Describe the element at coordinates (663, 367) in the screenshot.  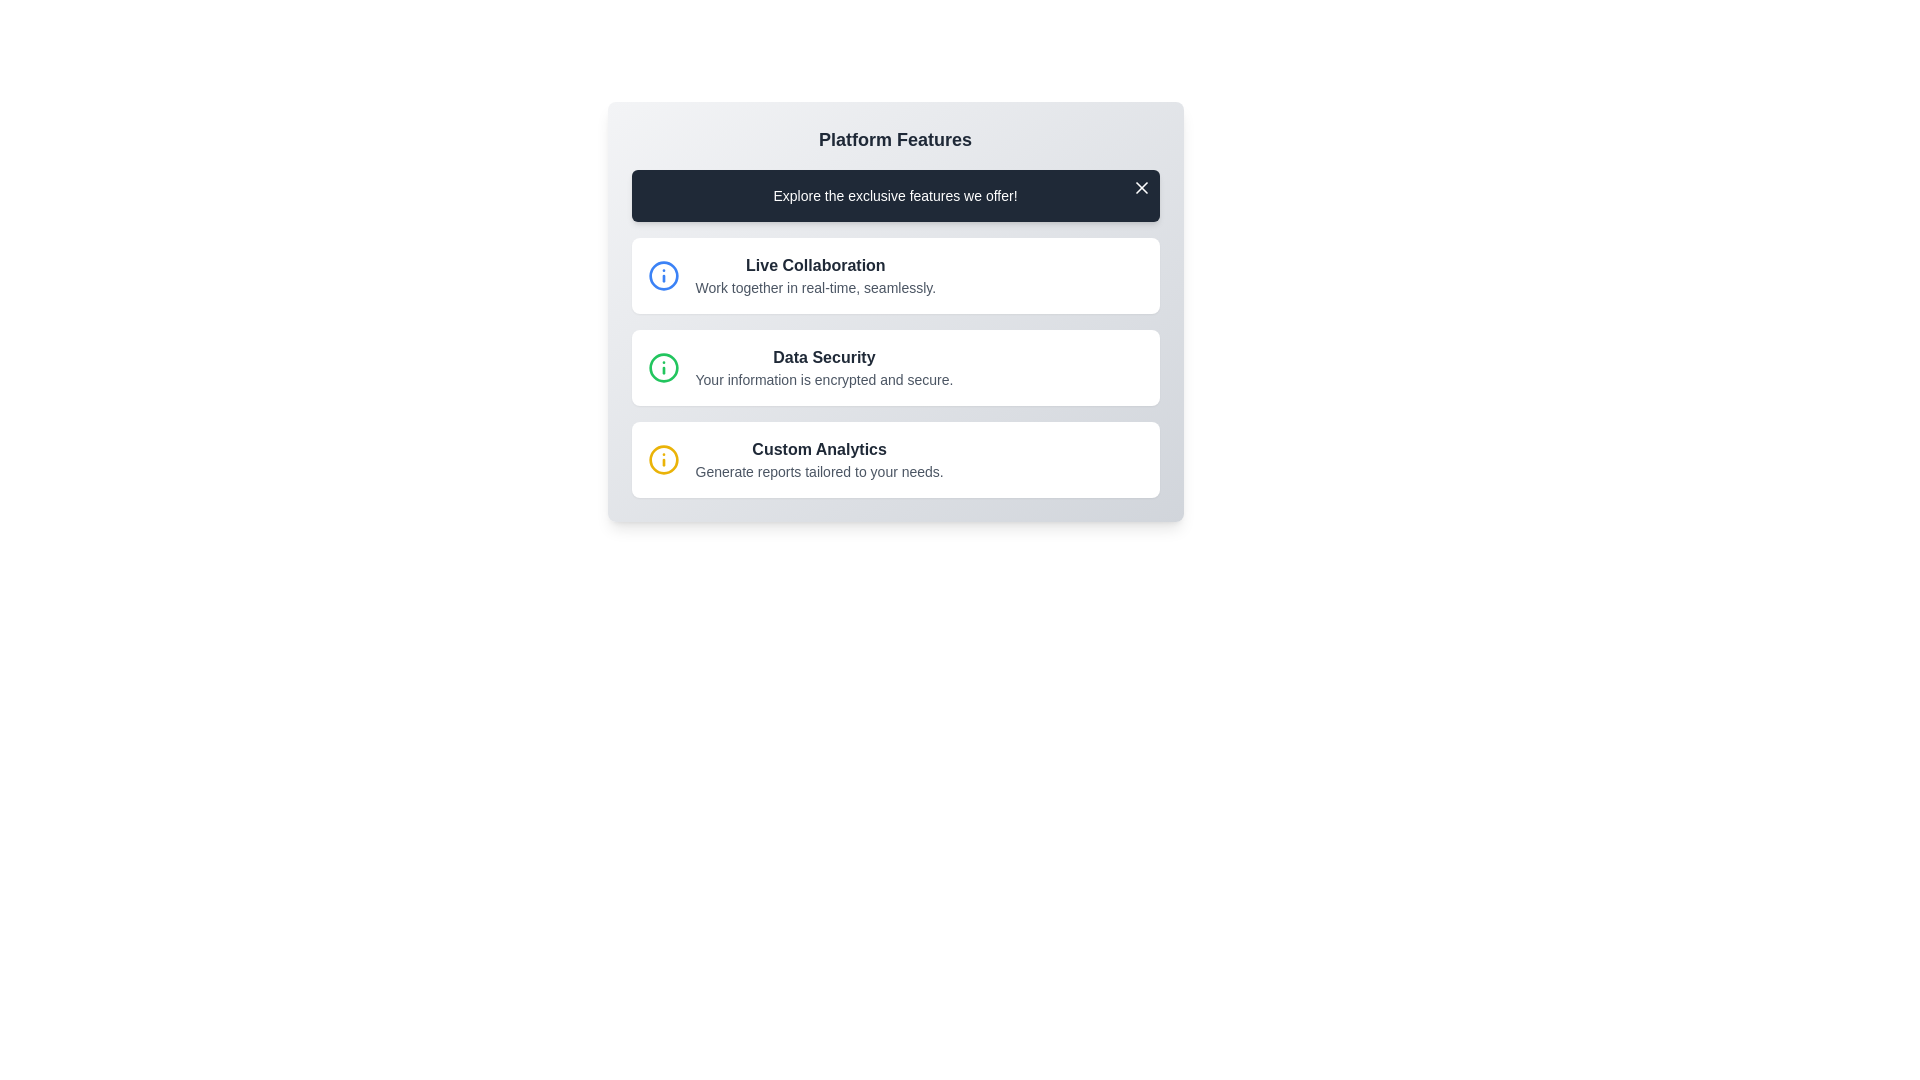
I see `the circular component with a green outline in the 'Data Security' informational icon, located below 'Live Collaboration' and above 'Custom Analytics'` at that location.